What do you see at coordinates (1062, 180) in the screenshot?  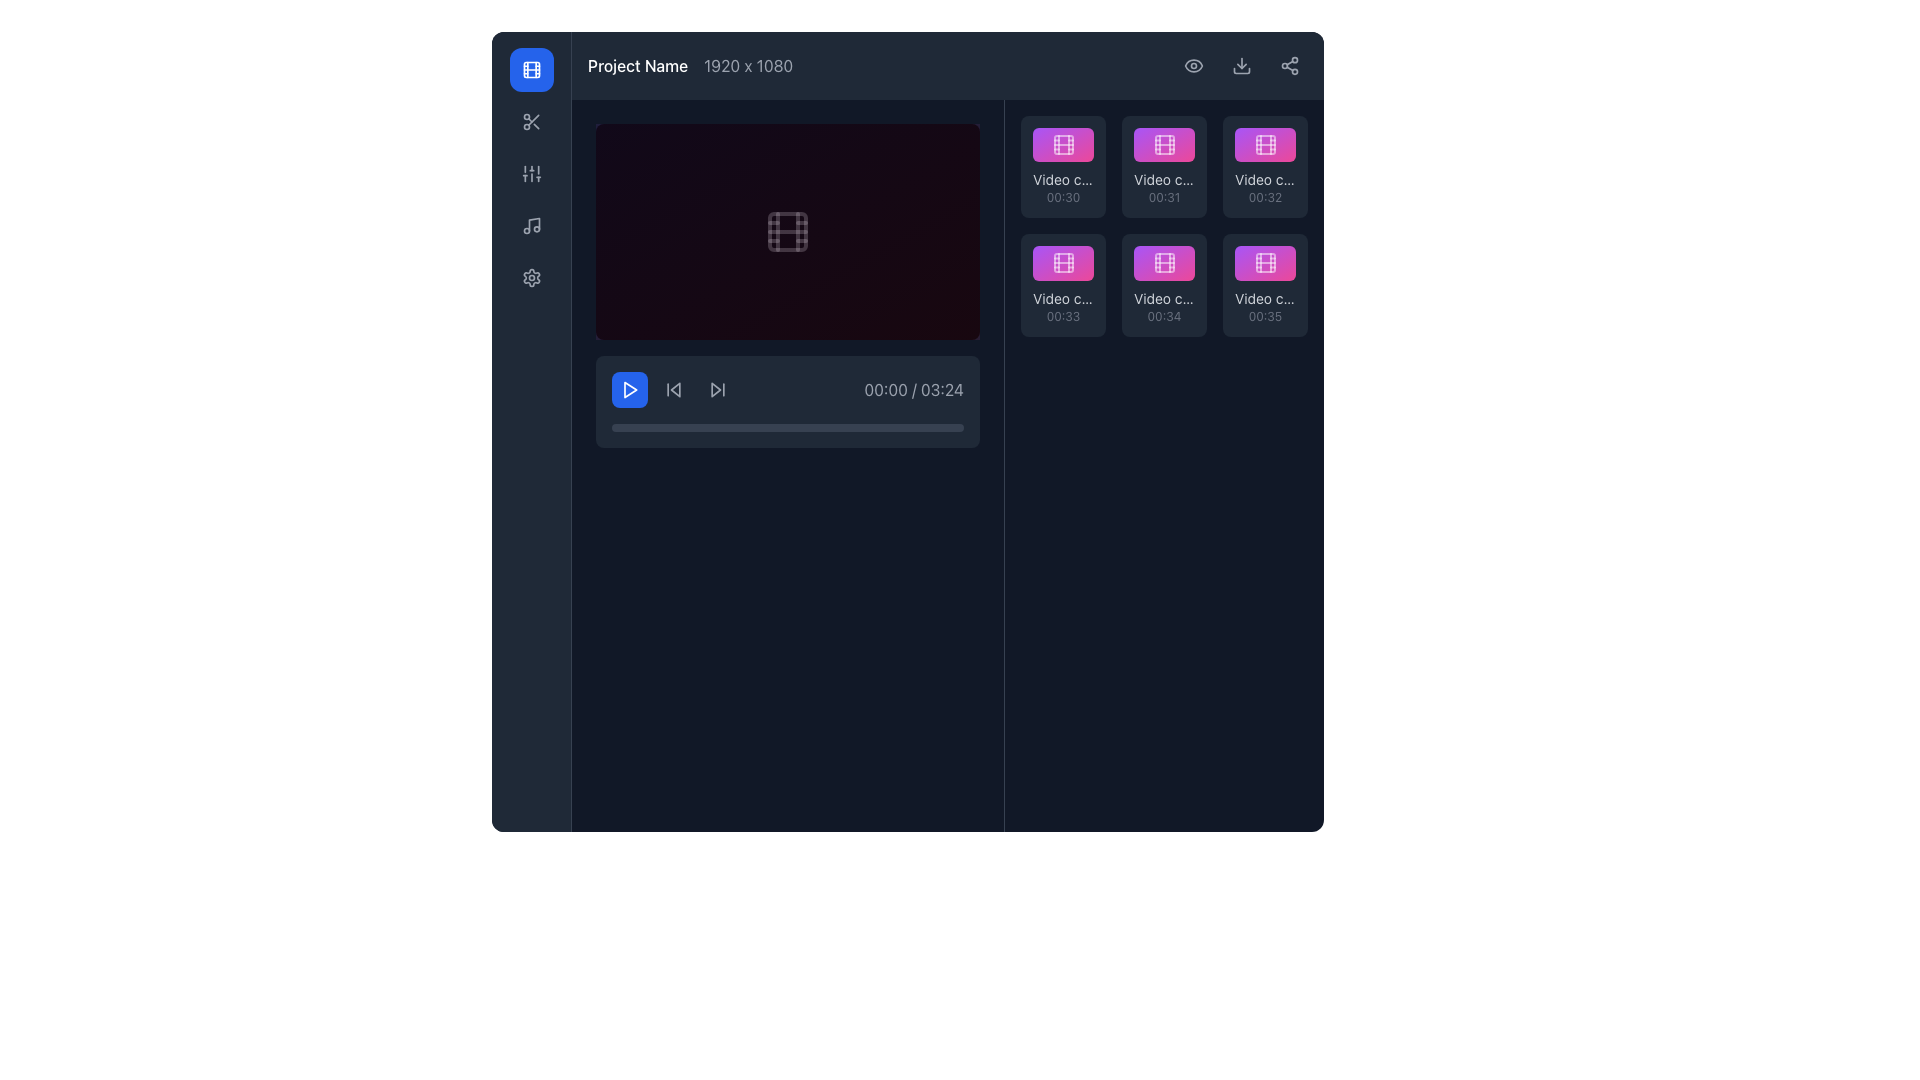 I see `the static text label reading 'Video clip 1' styled in gray and small size, located in the bottom-middle part of the first card in the right-hand panel` at bounding box center [1062, 180].